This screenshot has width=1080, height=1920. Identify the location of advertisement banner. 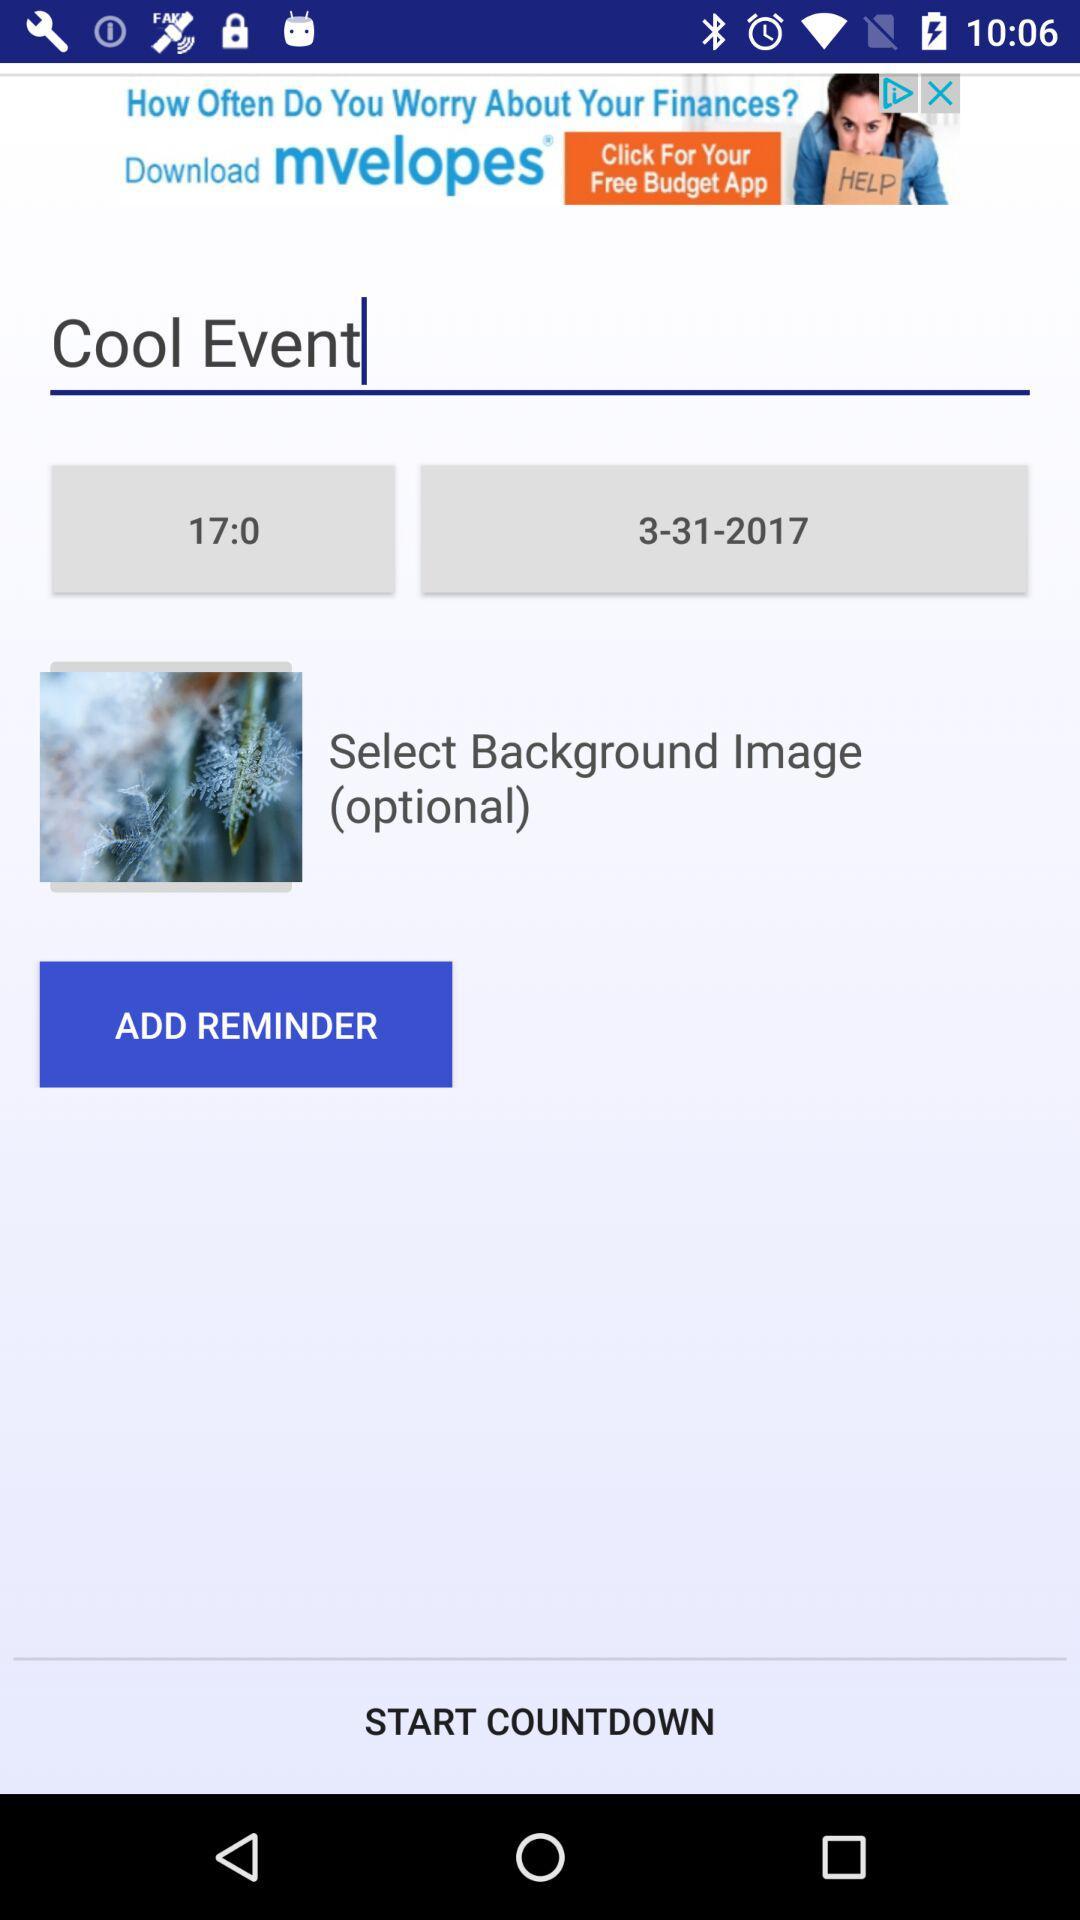
(540, 138).